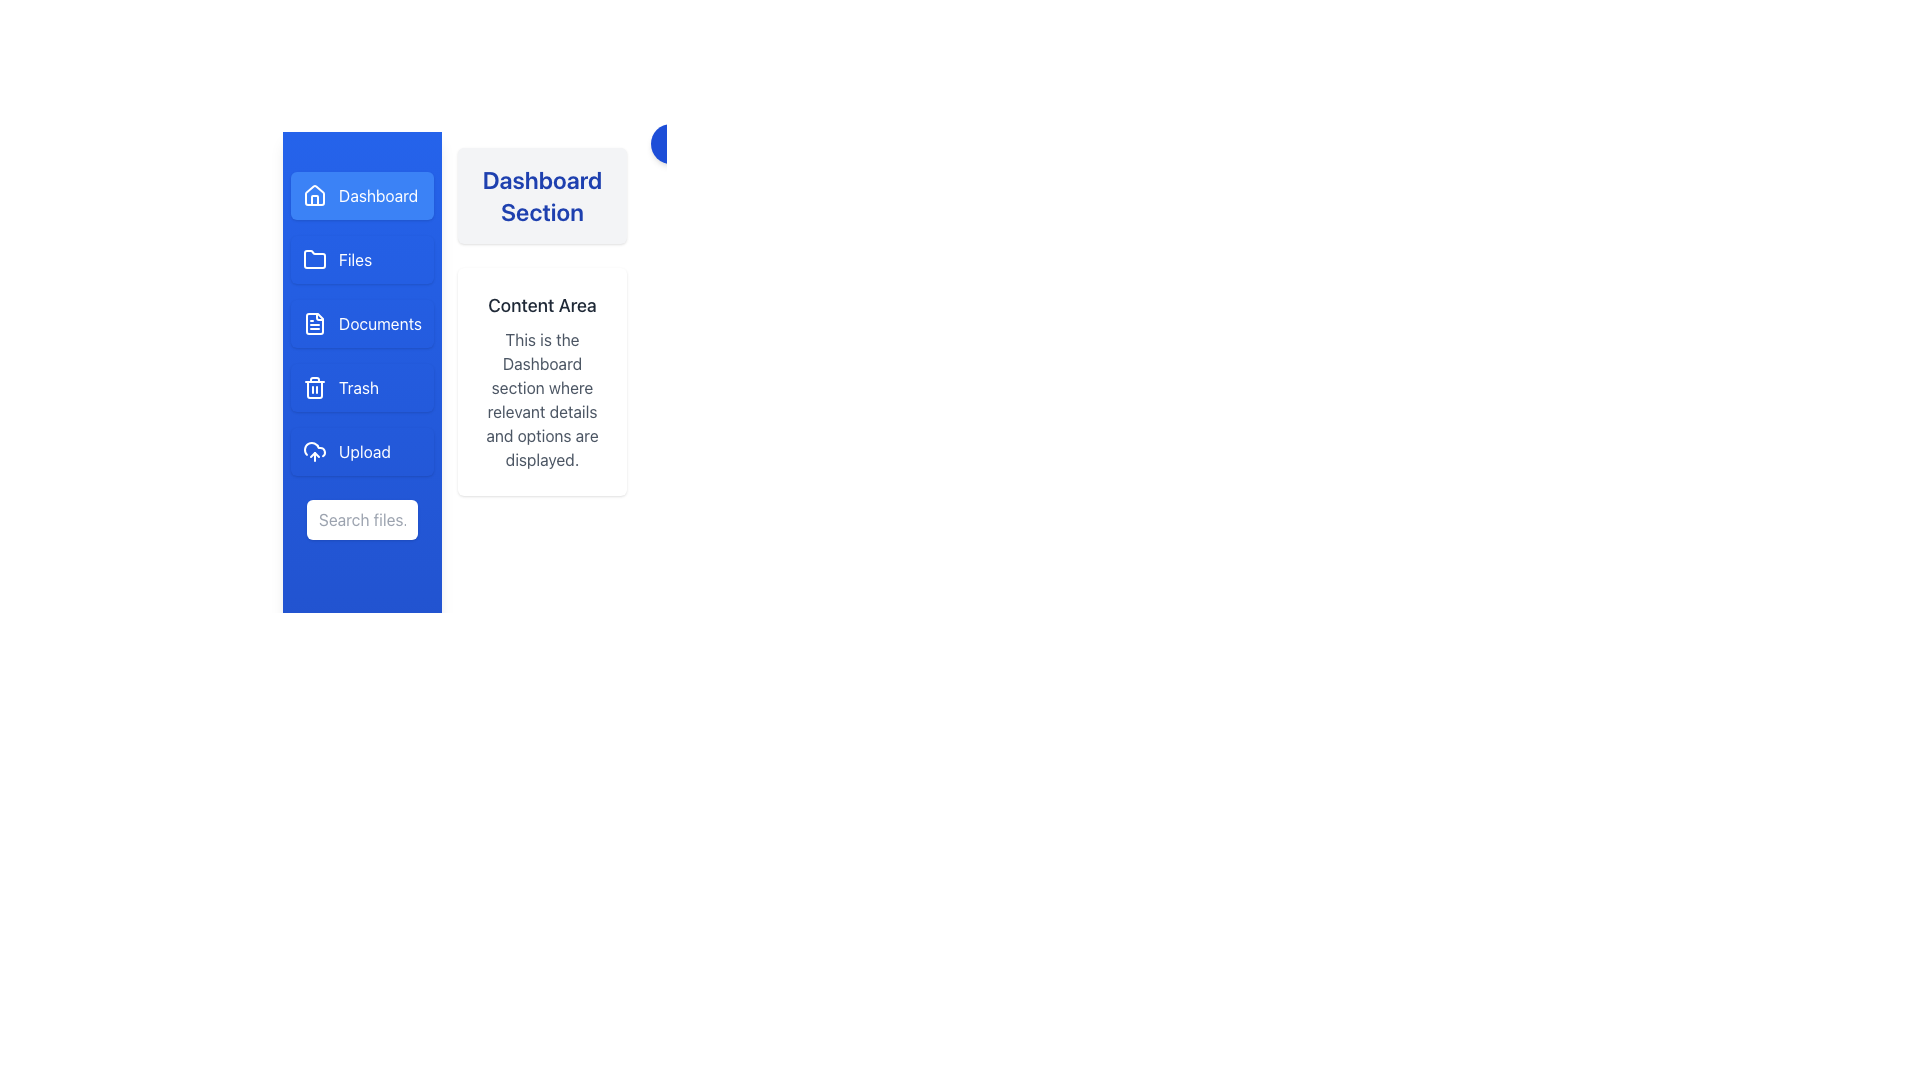 This screenshot has height=1080, width=1920. What do you see at coordinates (362, 388) in the screenshot?
I see `the 'Trash' button, which is a rectangular button with a blue background and white rounded corners, located in the vertical menu on the left side of the interface` at bounding box center [362, 388].